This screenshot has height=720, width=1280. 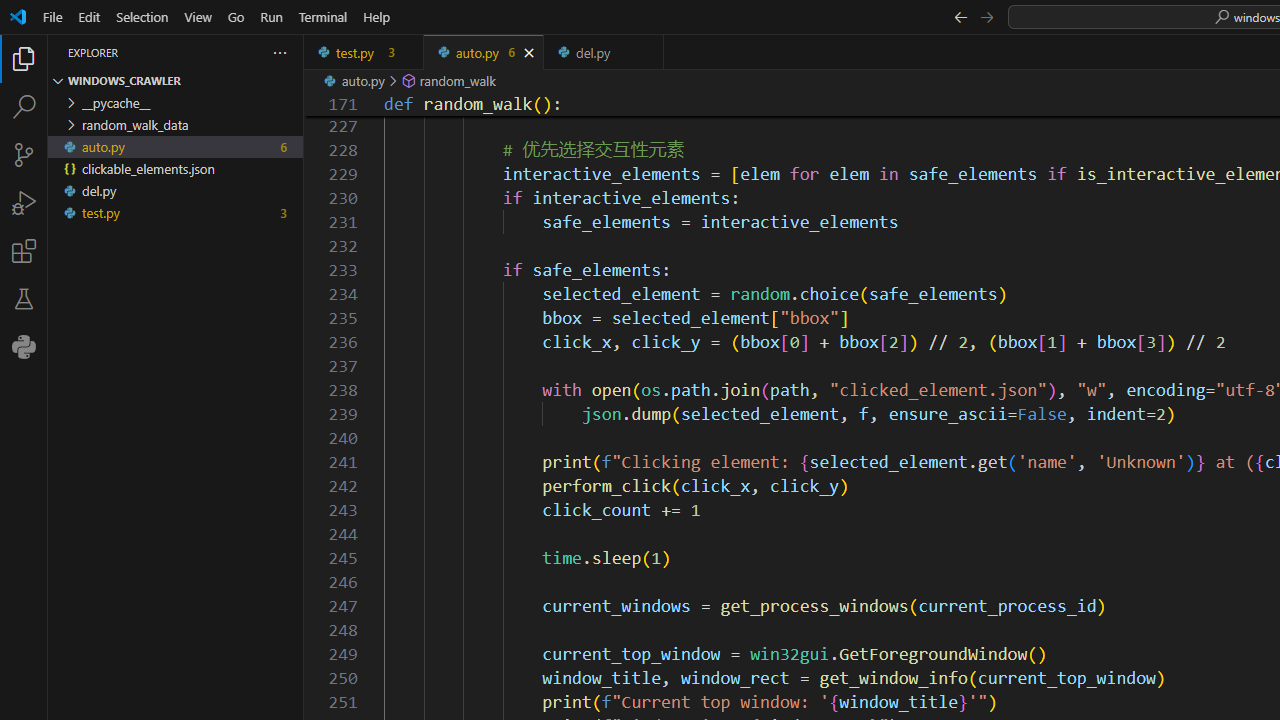 I want to click on 'Go Forward (Alt+RightArrow)', so click(x=986, y=16).